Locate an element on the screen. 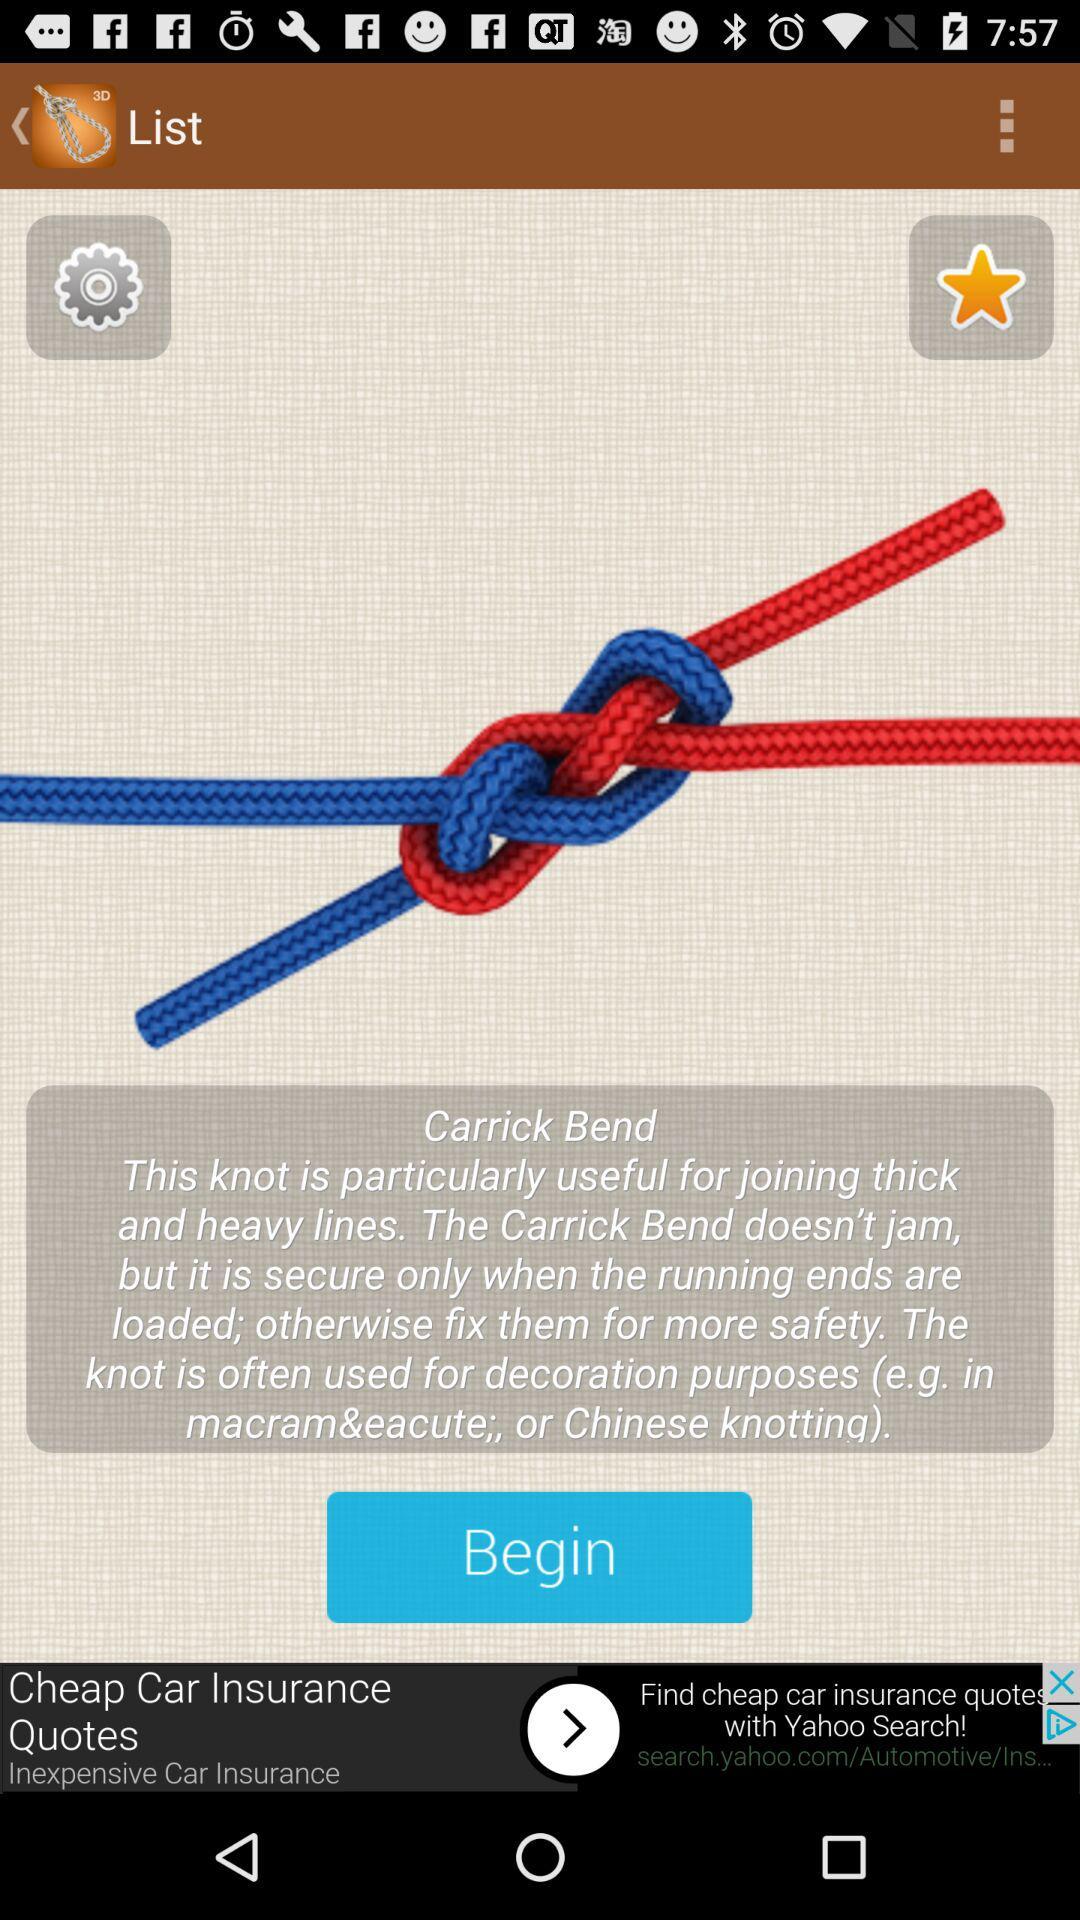 This screenshot has width=1080, height=1920. advertisement is located at coordinates (540, 1727).